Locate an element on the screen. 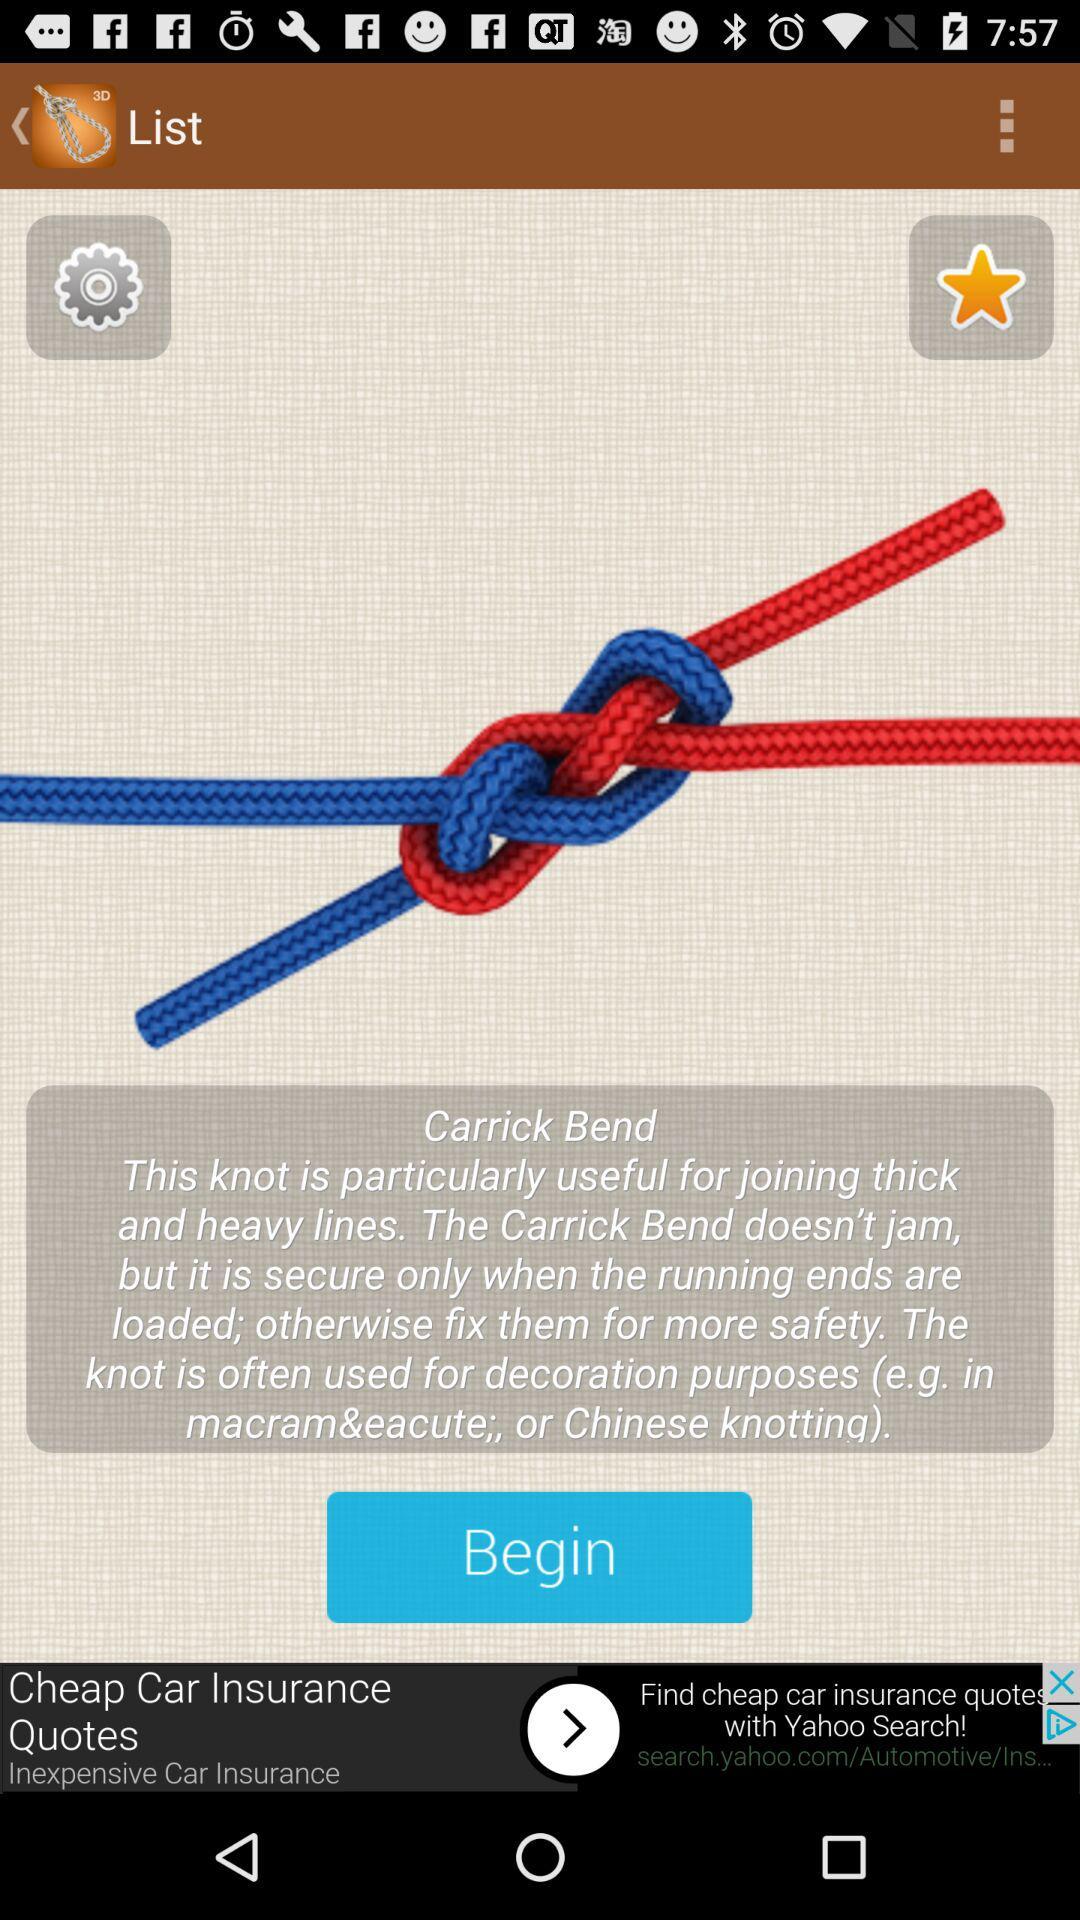 This screenshot has width=1080, height=1920. advertisement is located at coordinates (540, 1727).